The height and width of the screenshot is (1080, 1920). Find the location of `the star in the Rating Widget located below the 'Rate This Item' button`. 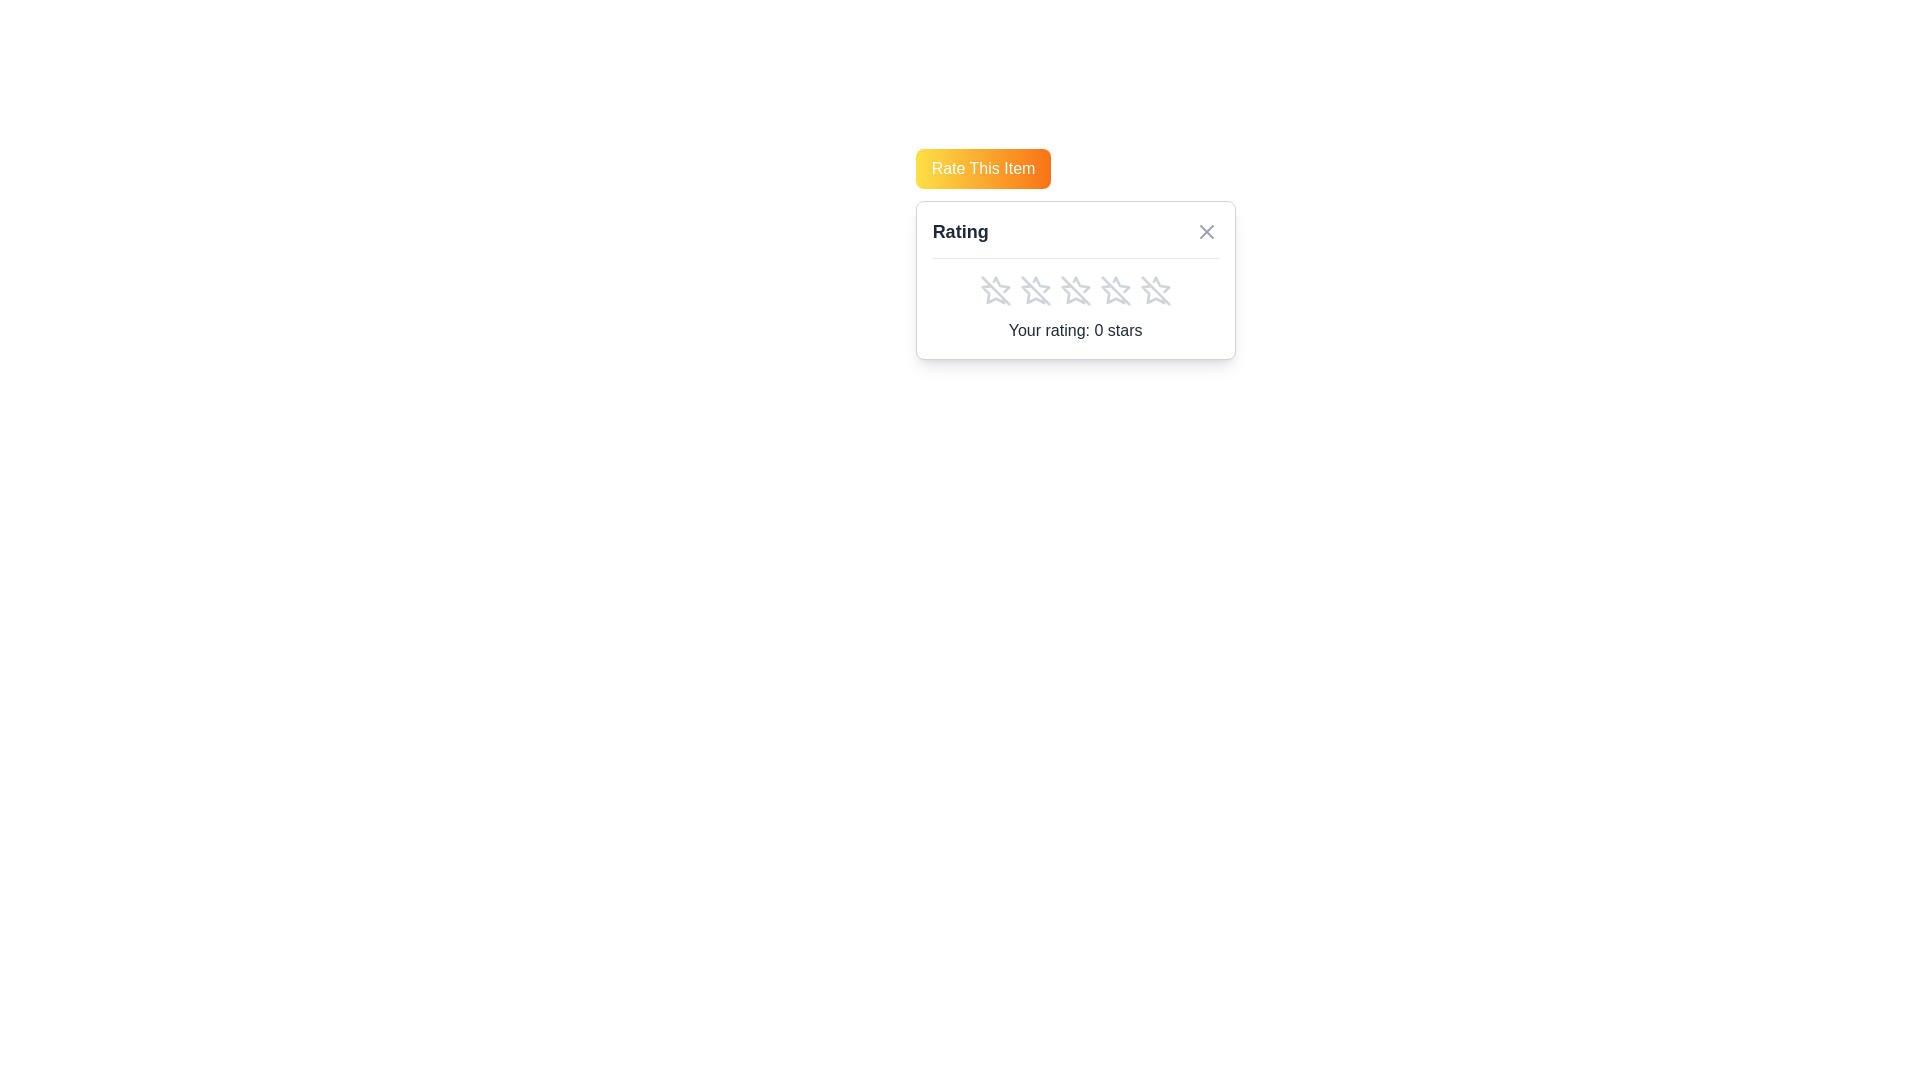

the star in the Rating Widget located below the 'Rate This Item' button is located at coordinates (1074, 280).